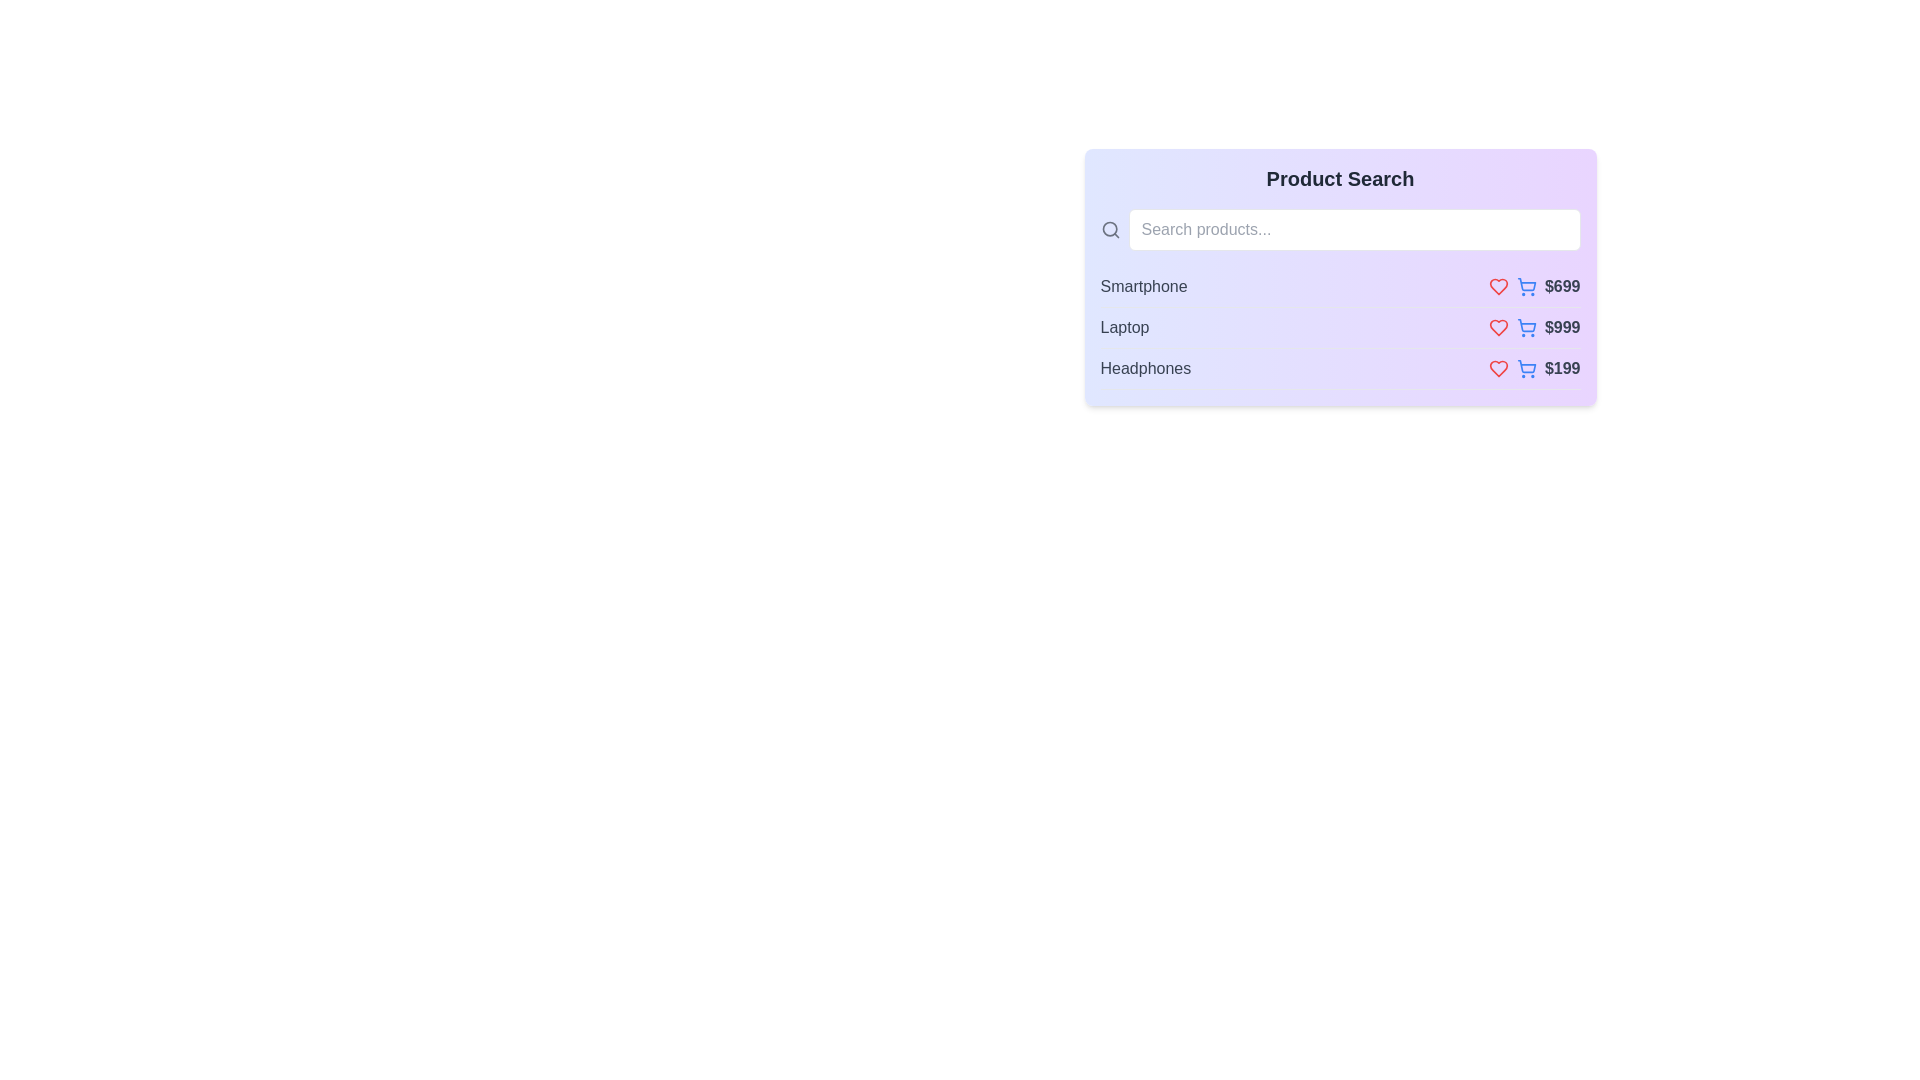 The width and height of the screenshot is (1920, 1080). I want to click on the price tag displaying '$999' in gray color, located to the right of the shopping cart icon in the 'Laptop' section of the display, so click(1533, 326).